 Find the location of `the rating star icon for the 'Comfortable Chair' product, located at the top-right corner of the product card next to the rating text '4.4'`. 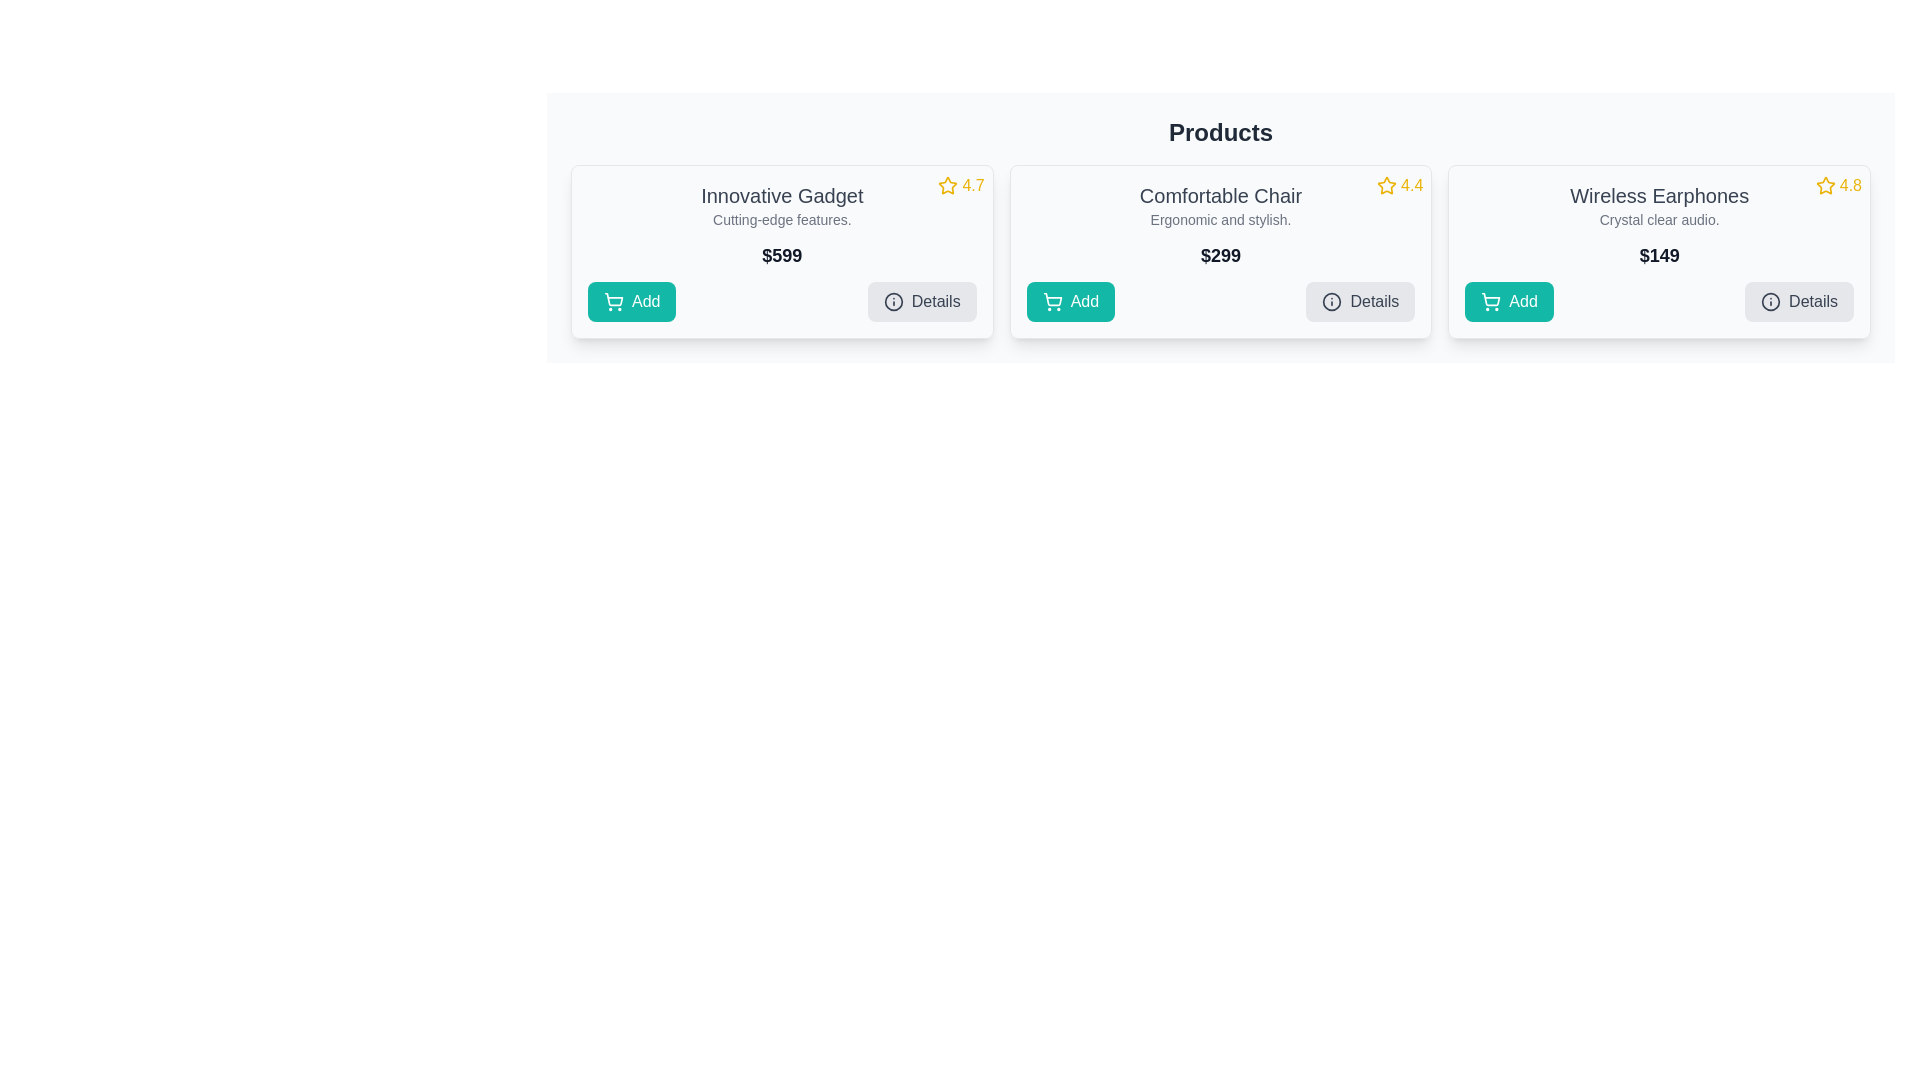

the rating star icon for the 'Comfortable Chair' product, located at the top-right corner of the product card next to the rating text '4.4' is located at coordinates (1386, 185).